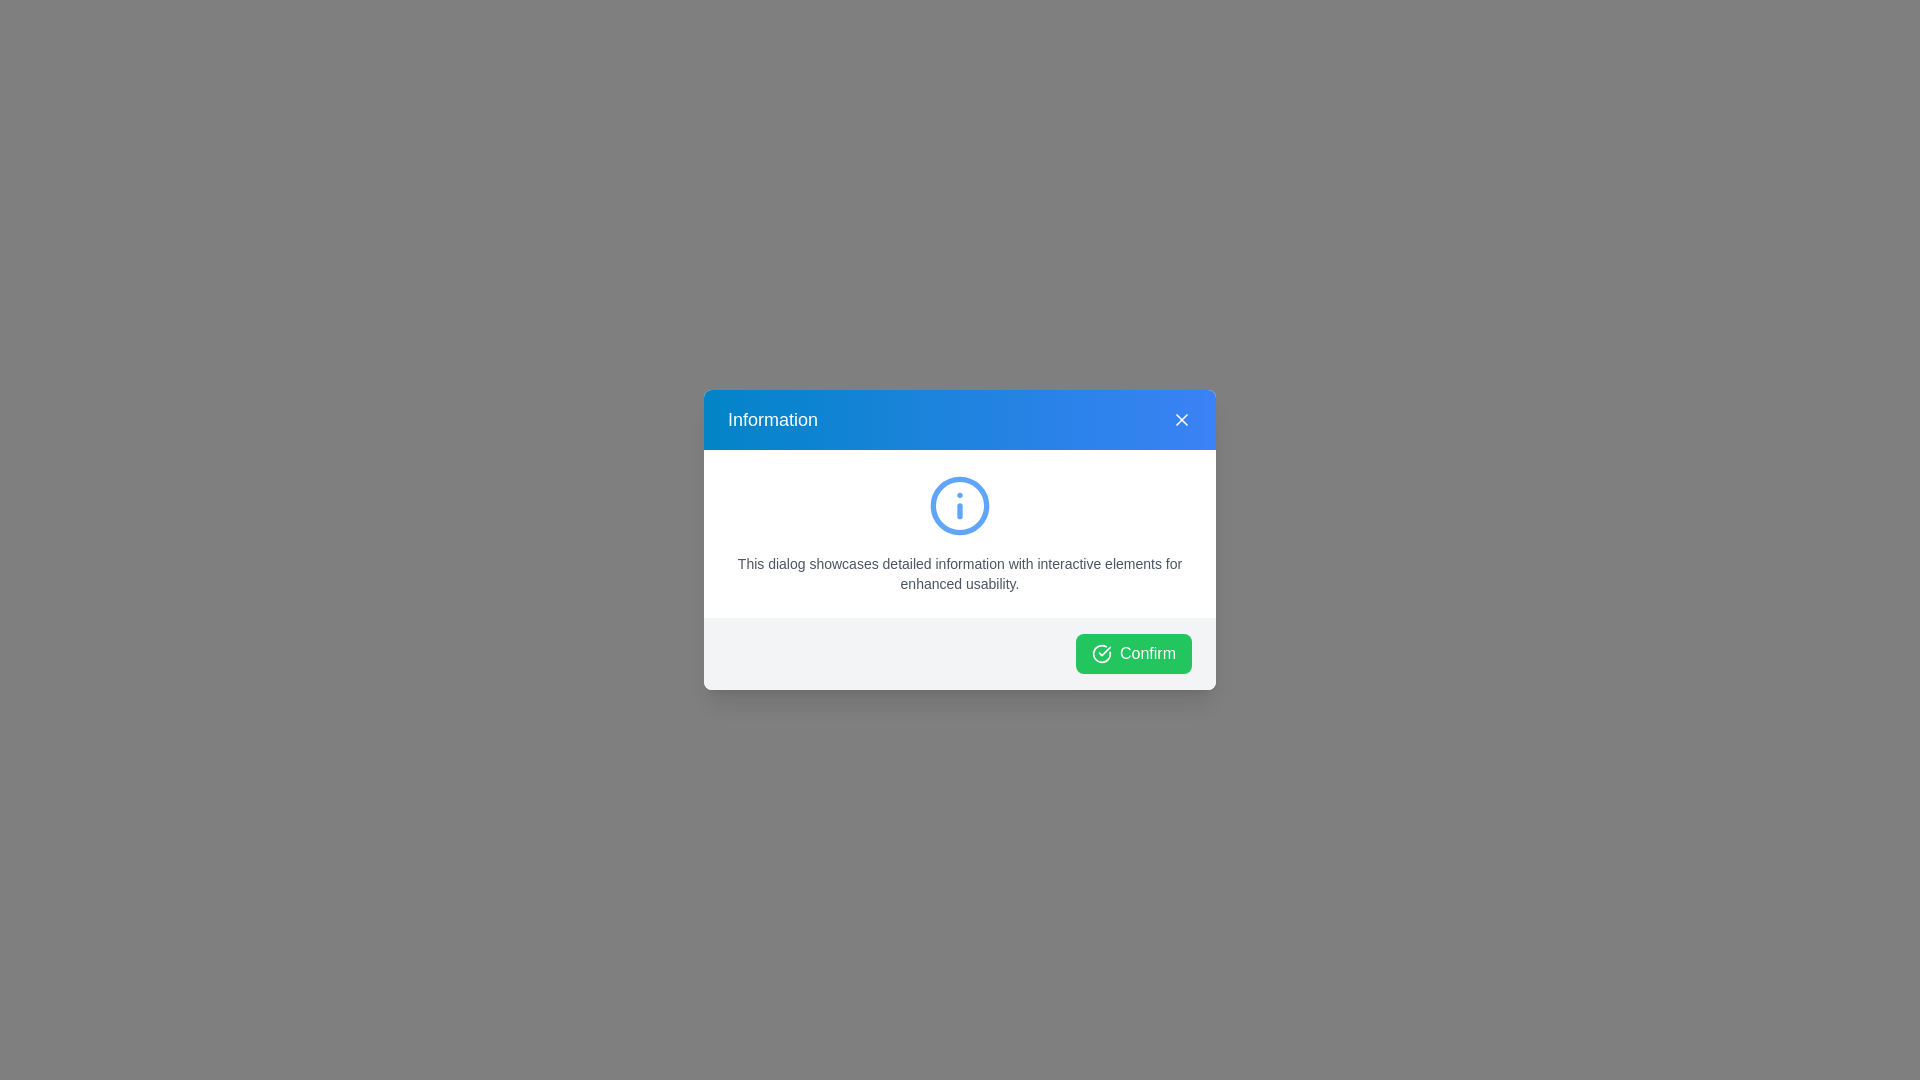  I want to click on the close button marked with an 'X' located in the top-right corner of the blue header labeled 'Information', so click(1181, 419).